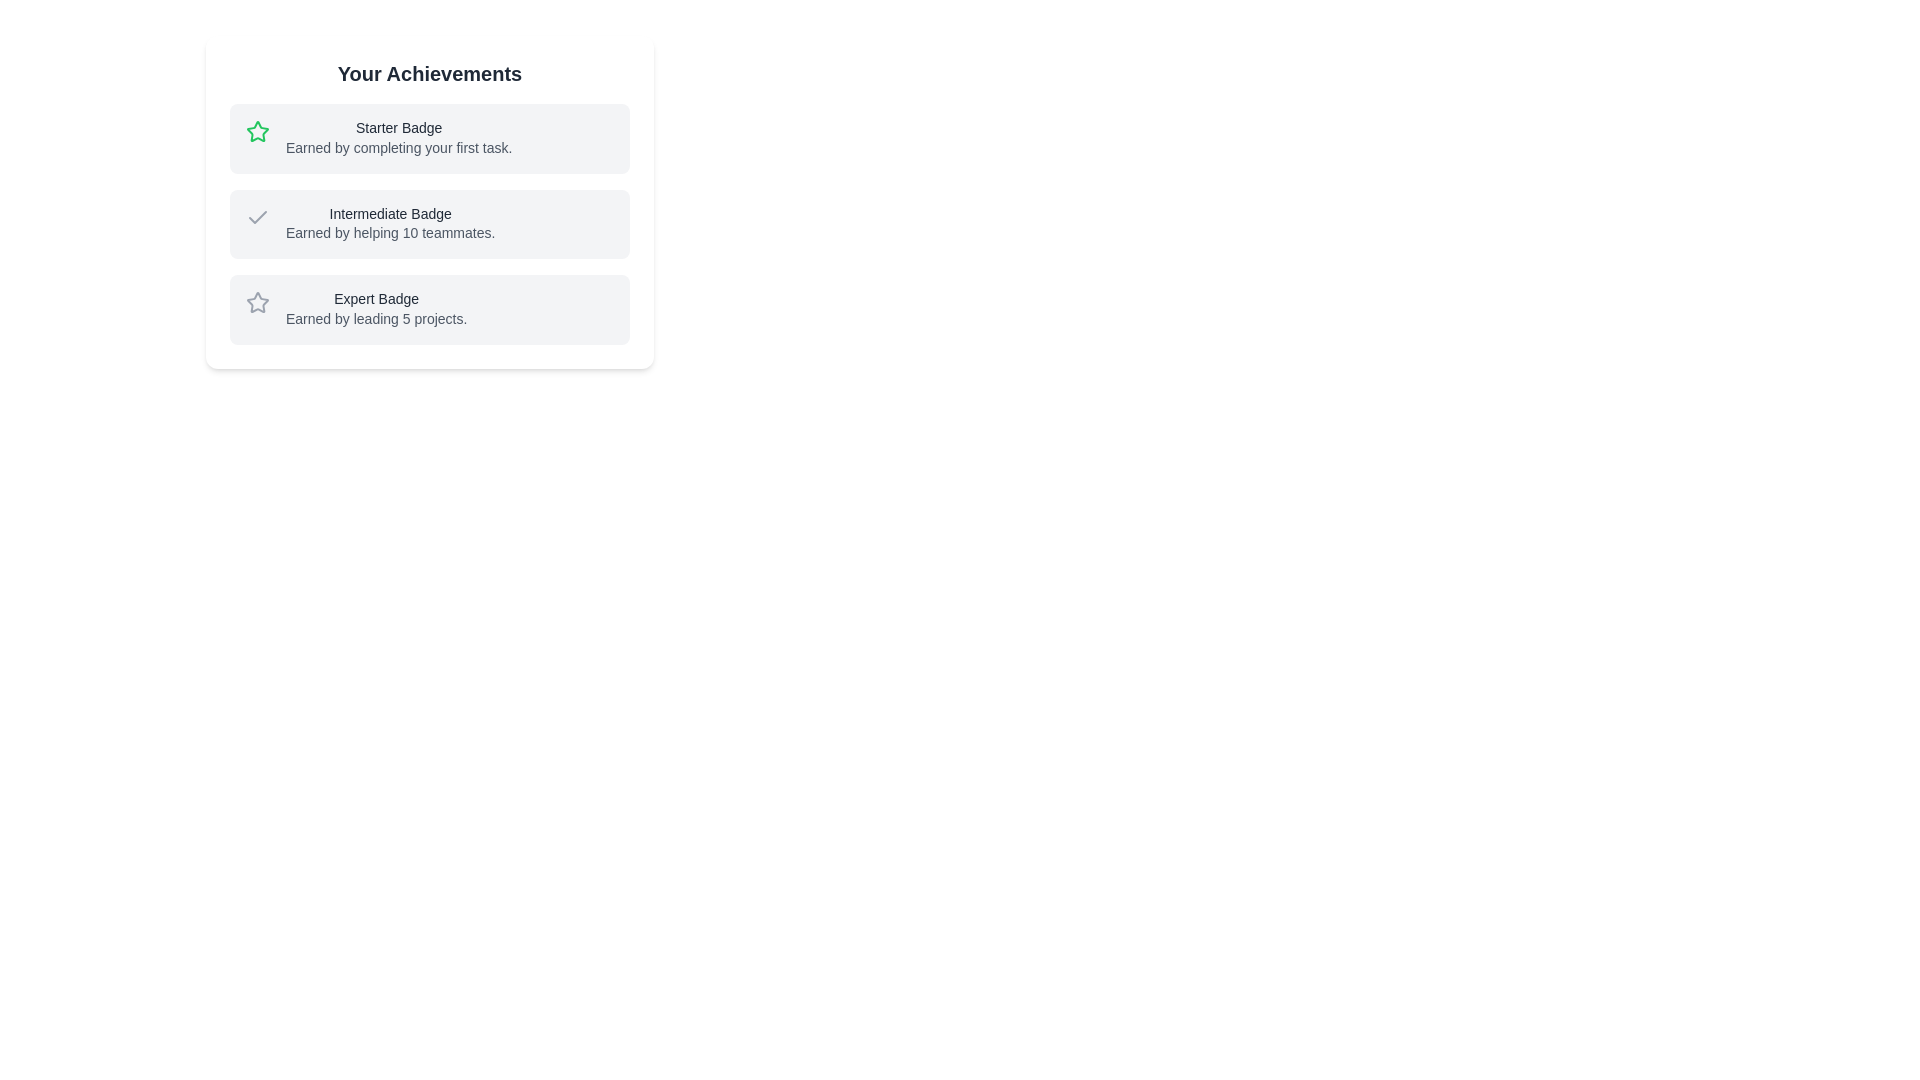  What do you see at coordinates (399, 137) in the screenshot?
I see `the achievement description by clicking on the 'Starter Badge' text label group, which is the first item in the 'Your Achievements' card and features bold, dark gray text` at bounding box center [399, 137].